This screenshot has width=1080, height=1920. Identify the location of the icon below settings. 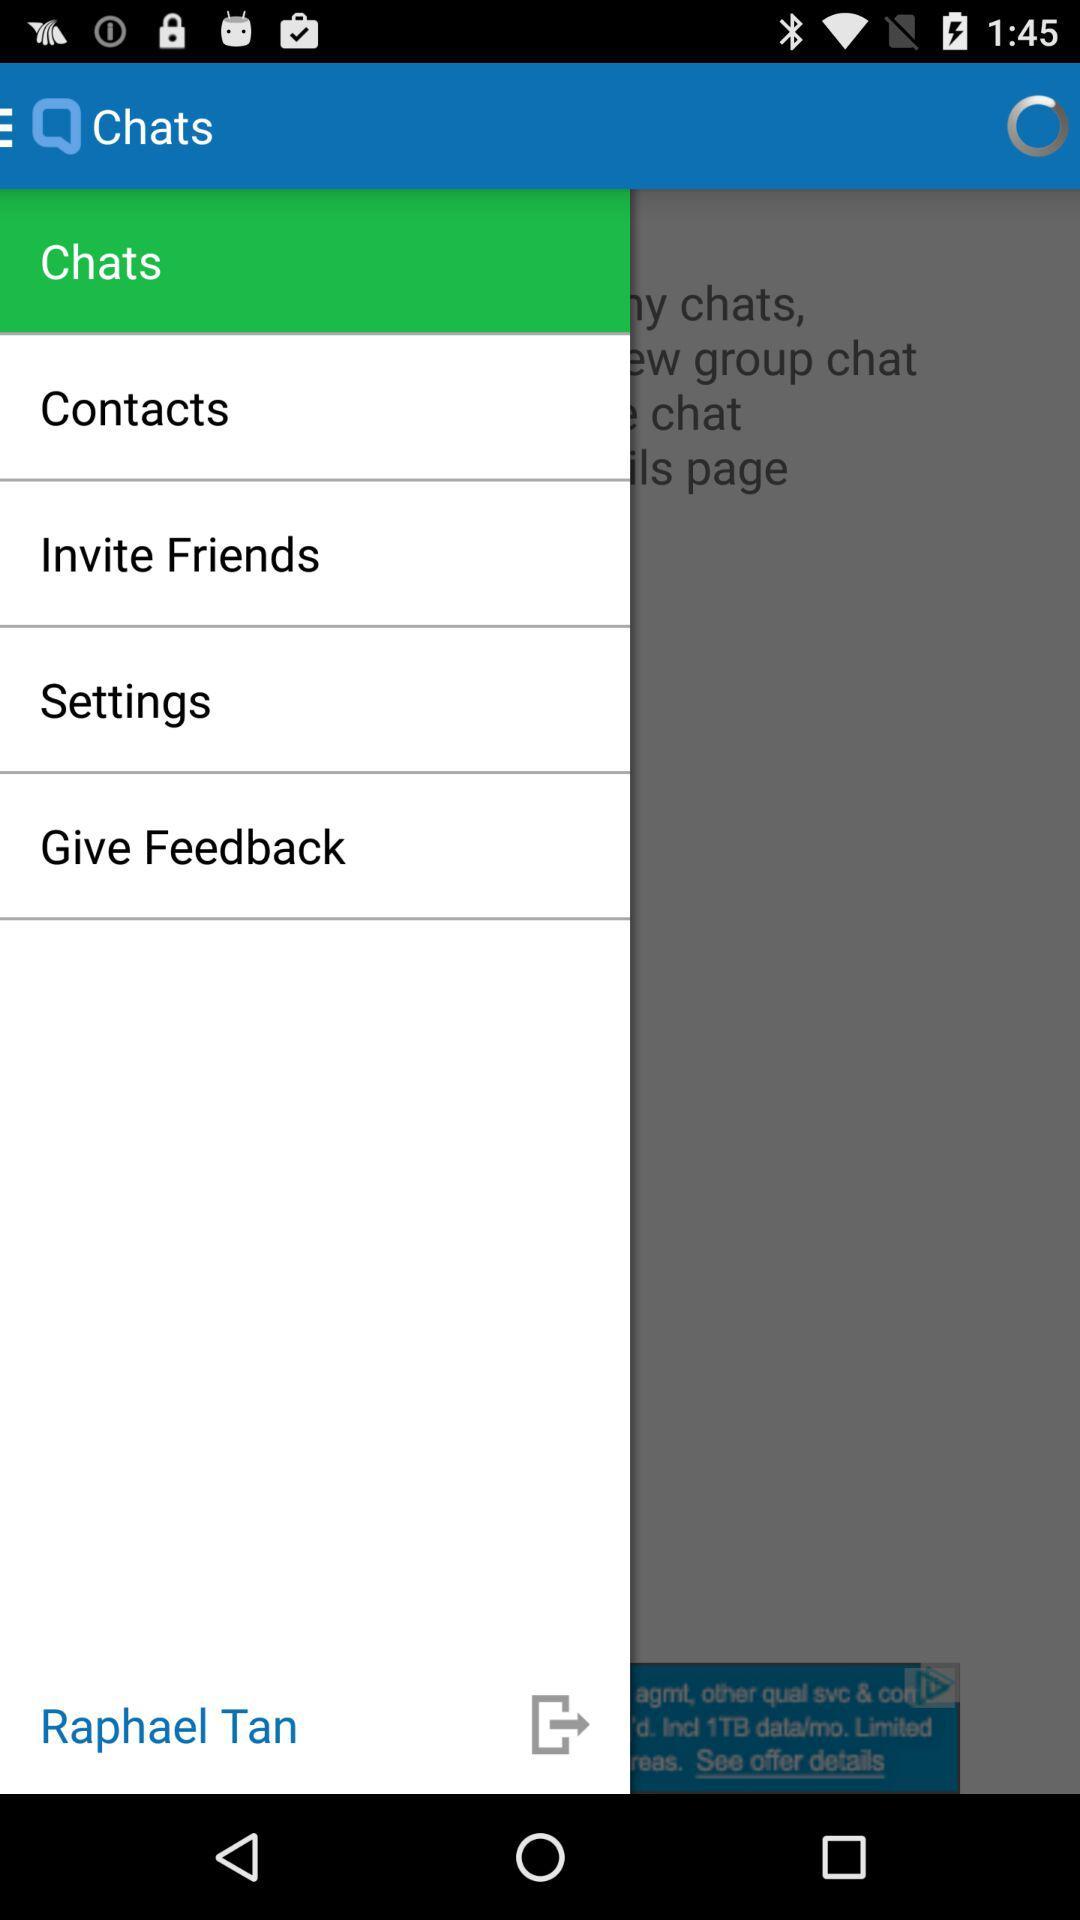
(192, 845).